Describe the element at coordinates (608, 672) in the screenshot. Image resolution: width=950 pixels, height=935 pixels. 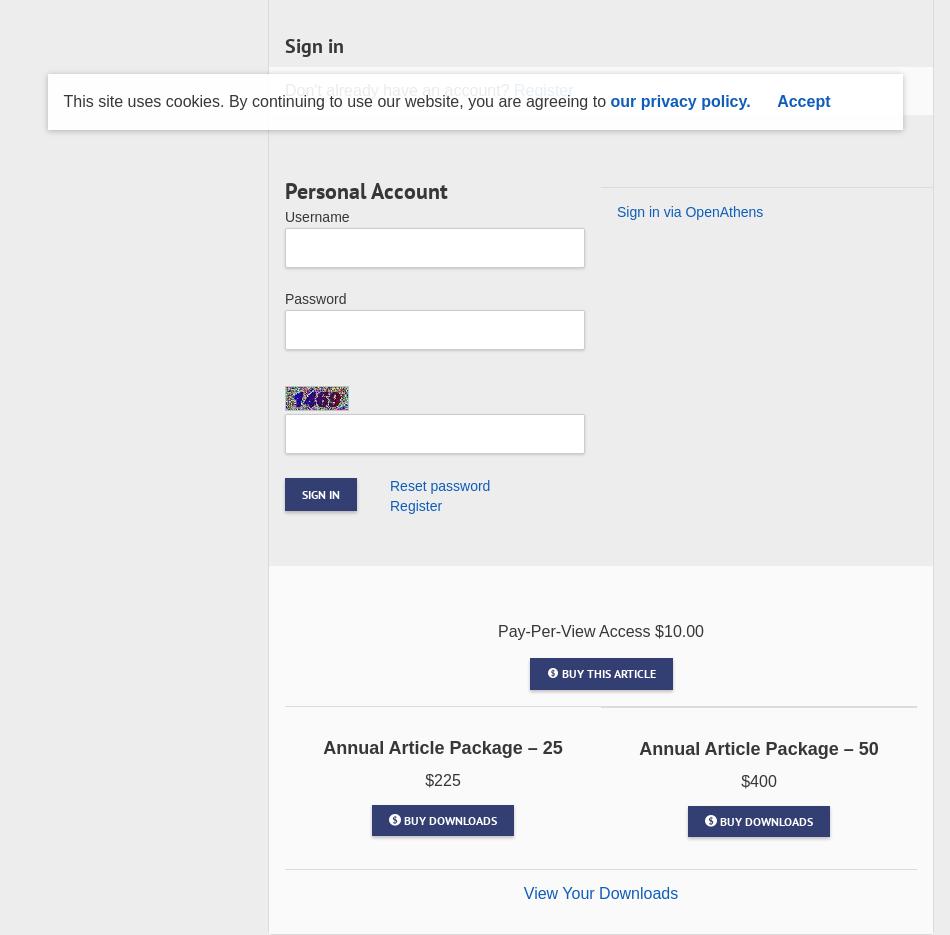
I see `'Buy This Article'` at that location.